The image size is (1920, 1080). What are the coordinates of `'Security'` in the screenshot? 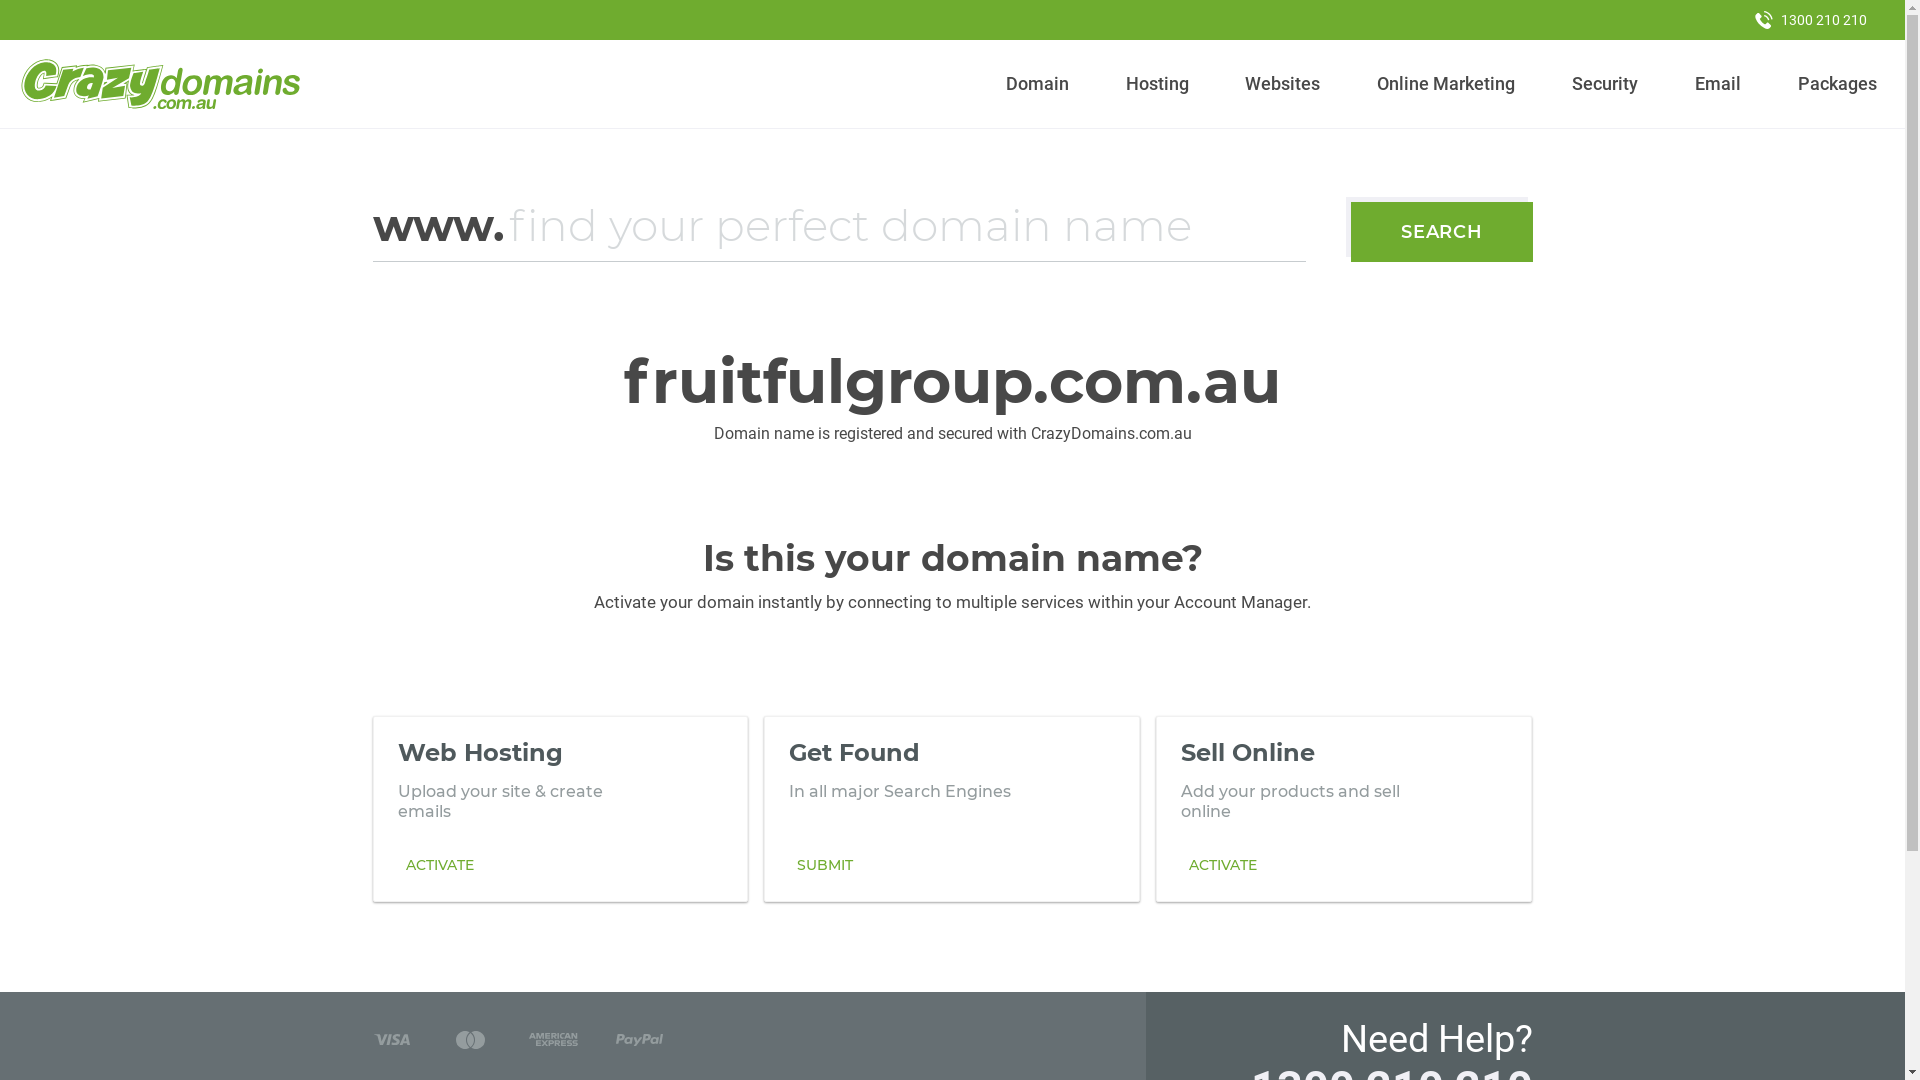 It's located at (1605, 83).